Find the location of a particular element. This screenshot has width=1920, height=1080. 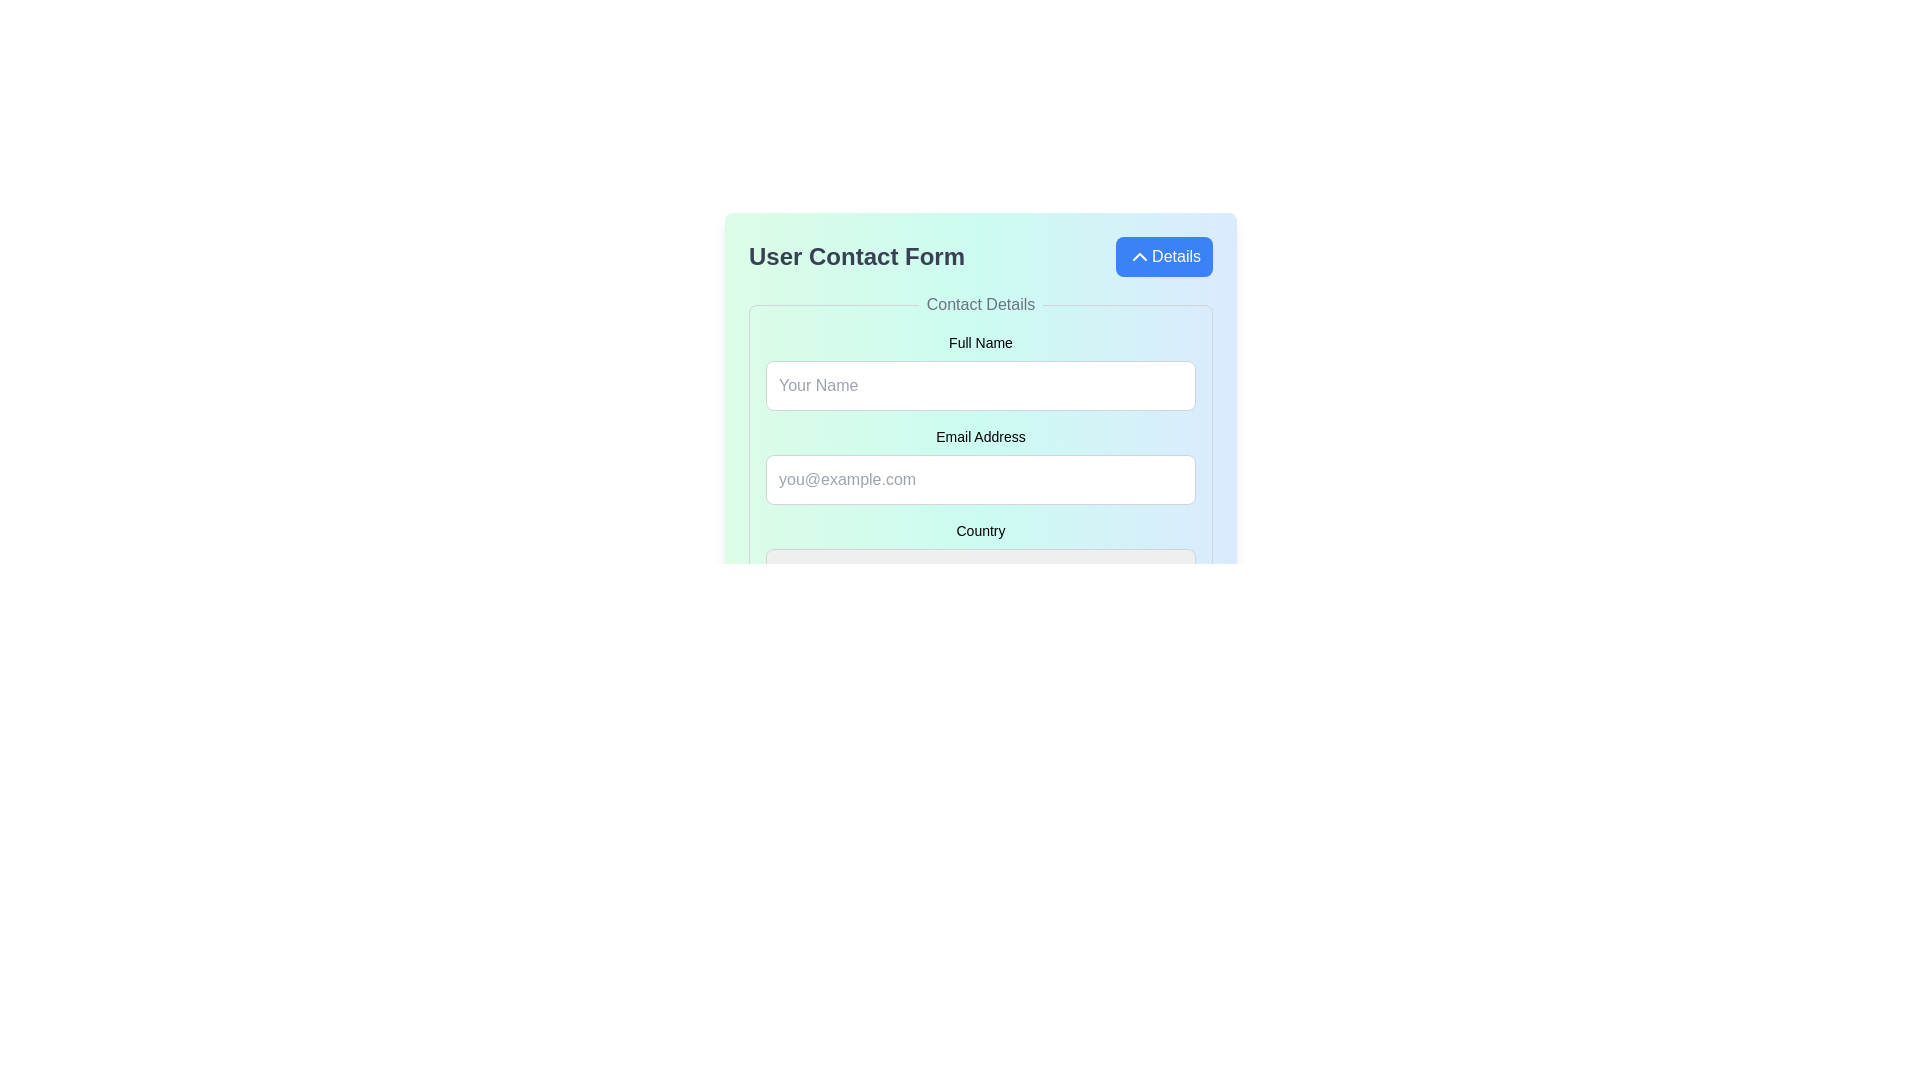

the dropdown menu for country selection, which is the third input field in the form located below 'Email Address' and above the 'Submit' section is located at coordinates (980, 557).